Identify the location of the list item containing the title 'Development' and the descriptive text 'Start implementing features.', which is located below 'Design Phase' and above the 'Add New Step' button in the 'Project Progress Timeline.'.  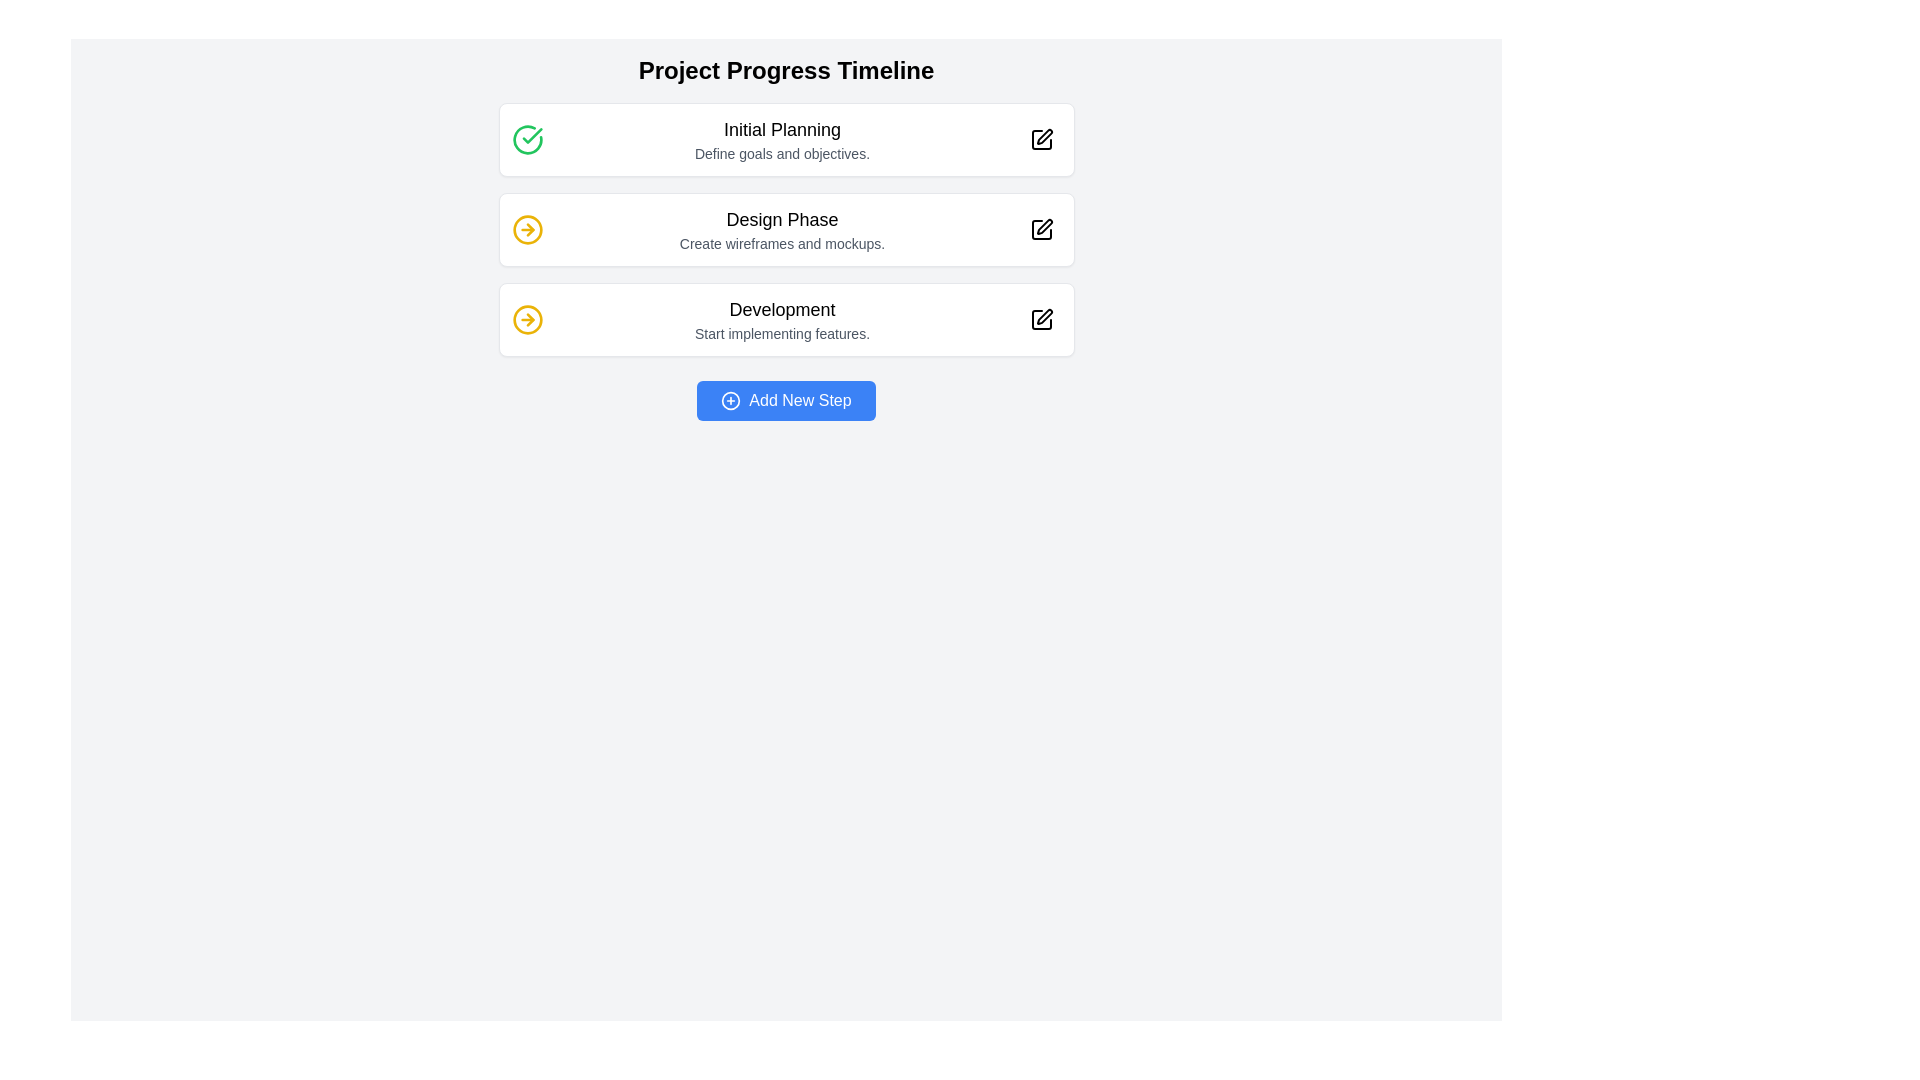
(781, 319).